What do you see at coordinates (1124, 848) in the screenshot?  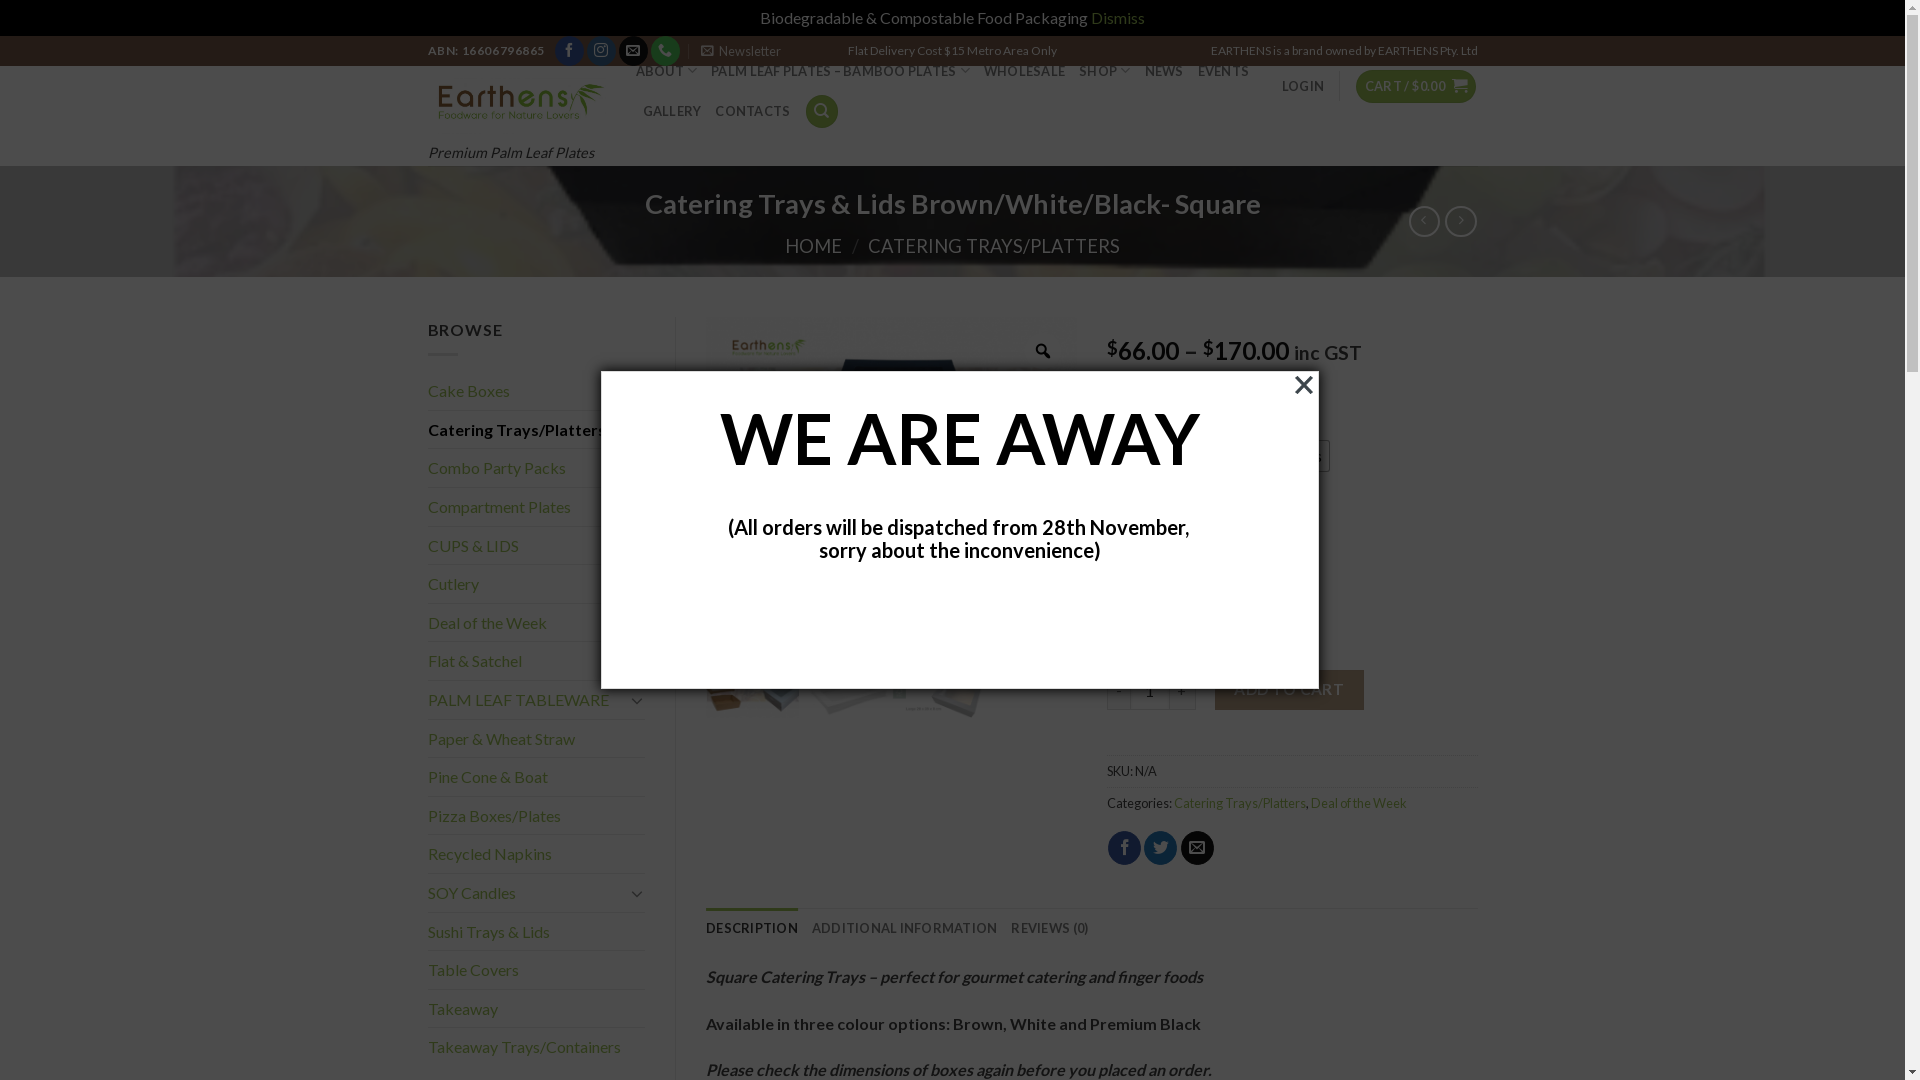 I see `'Share on Facebook'` at bounding box center [1124, 848].